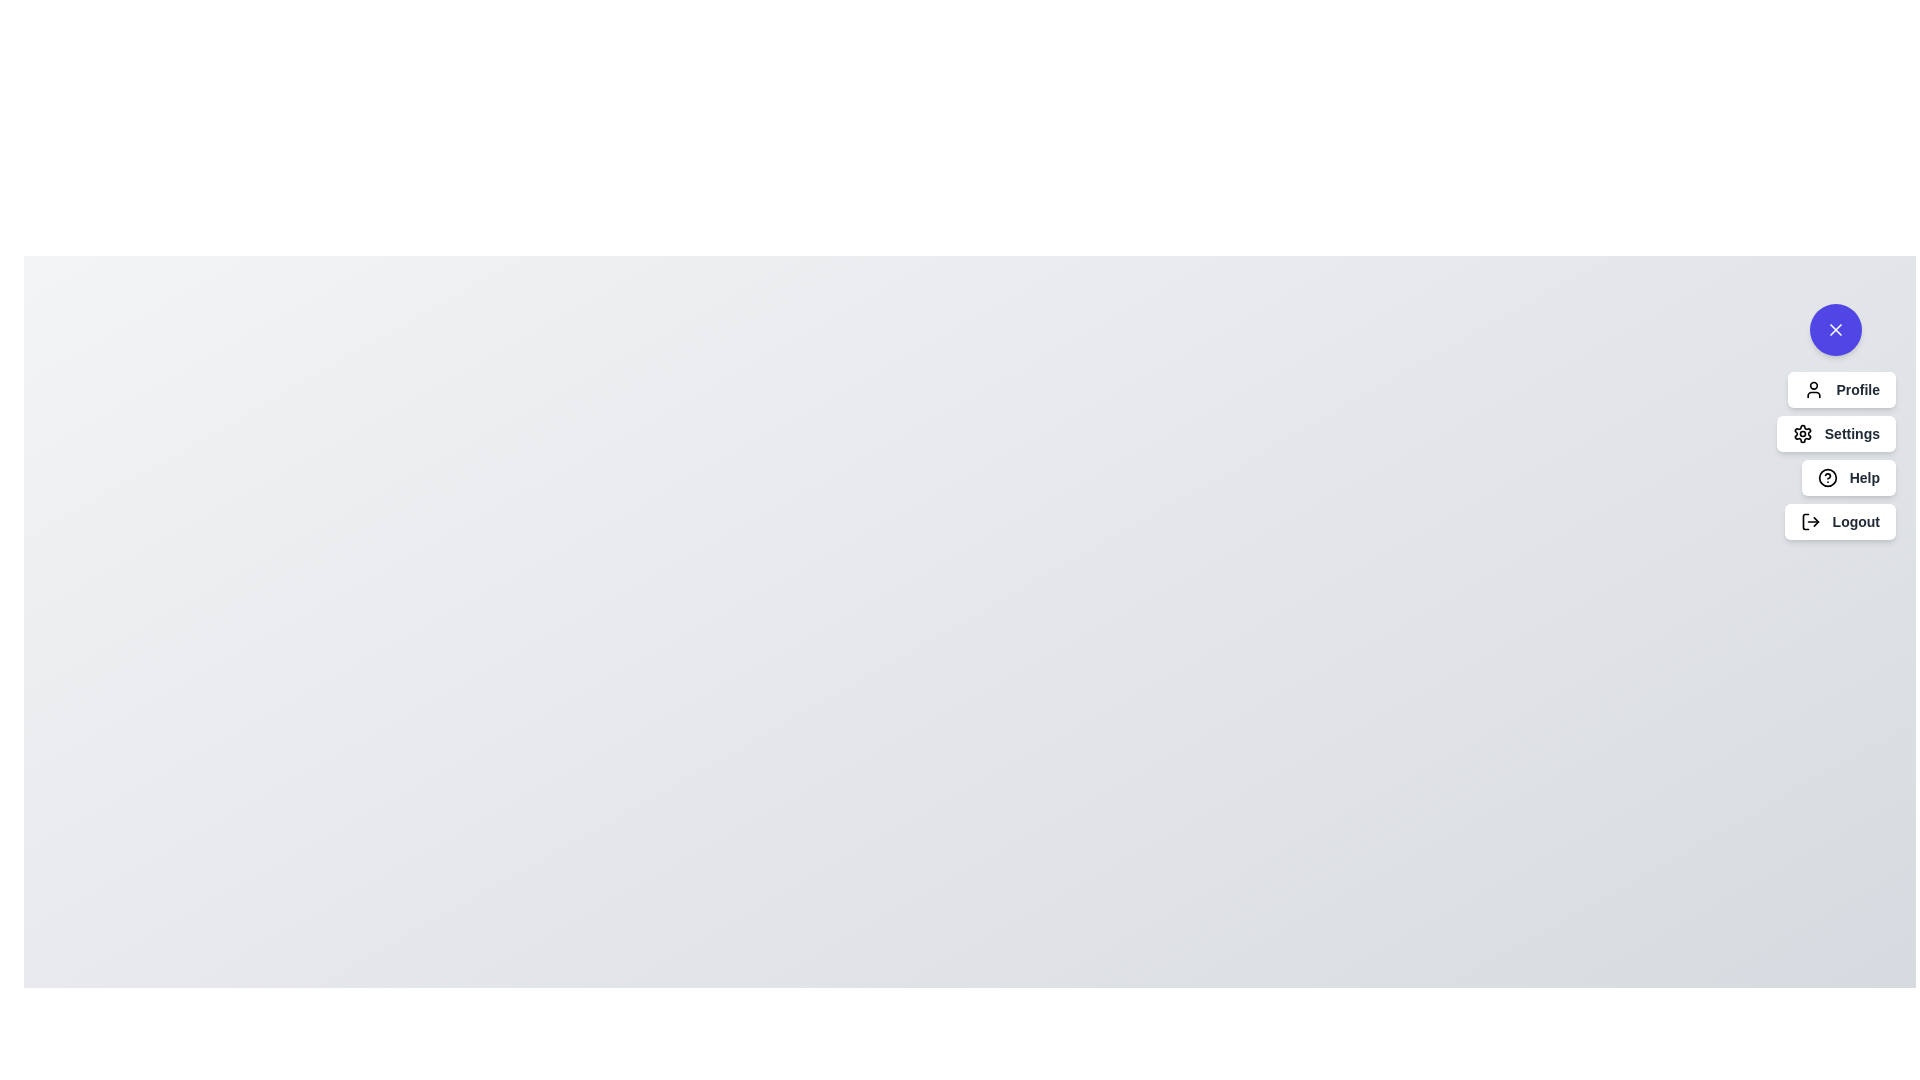 Image resolution: width=1920 pixels, height=1080 pixels. Describe the element at coordinates (1847, 478) in the screenshot. I see `the 'Help' button in the UserActionsSpeedDial component` at that location.